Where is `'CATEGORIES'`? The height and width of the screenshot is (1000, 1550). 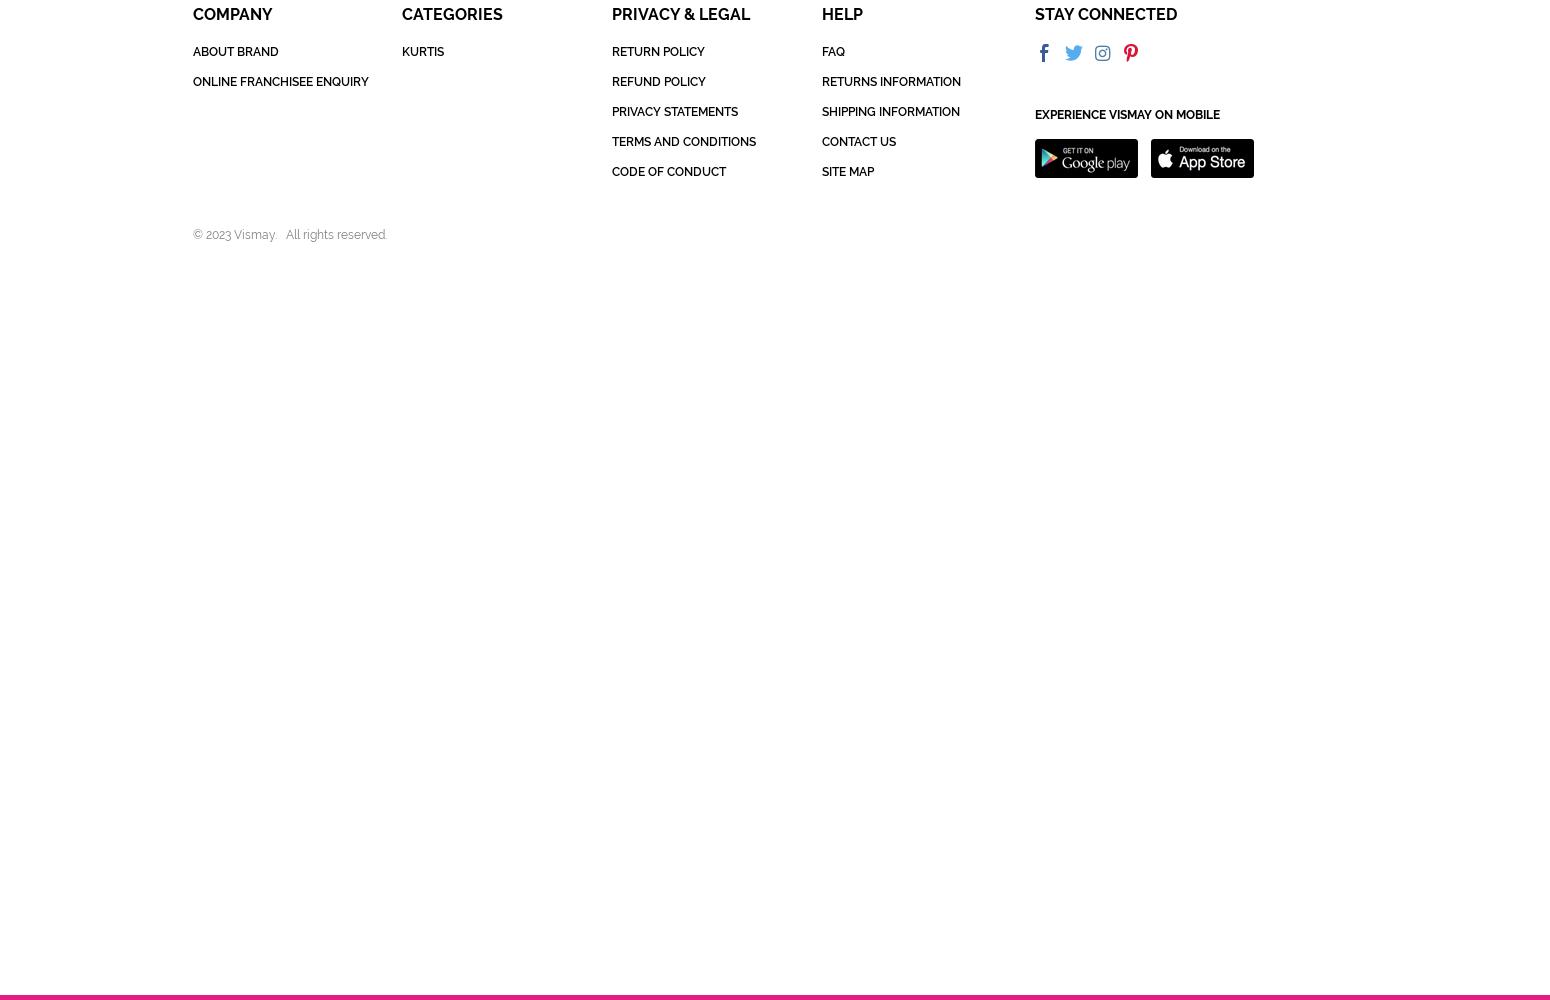 'CATEGORIES' is located at coordinates (452, 14).